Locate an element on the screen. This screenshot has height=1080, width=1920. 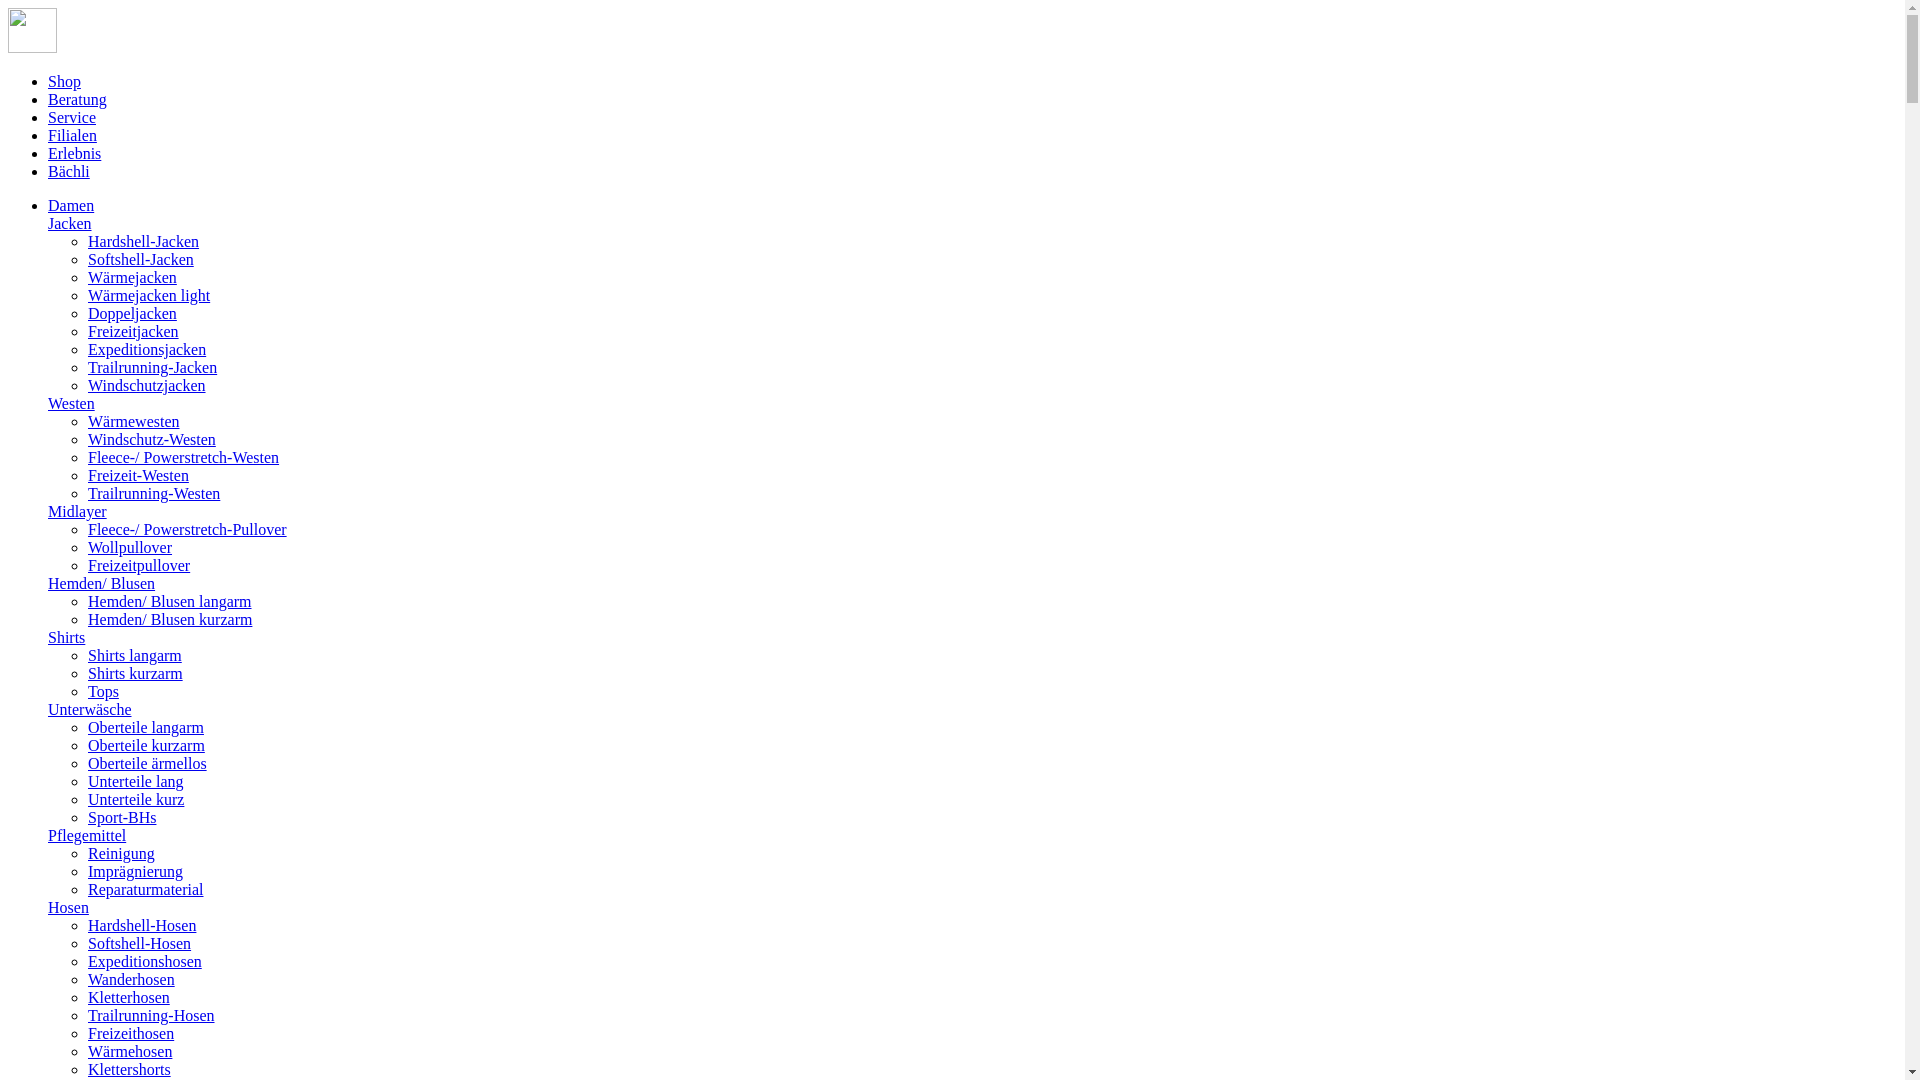
'Hardshell-Jacken' is located at coordinates (142, 240).